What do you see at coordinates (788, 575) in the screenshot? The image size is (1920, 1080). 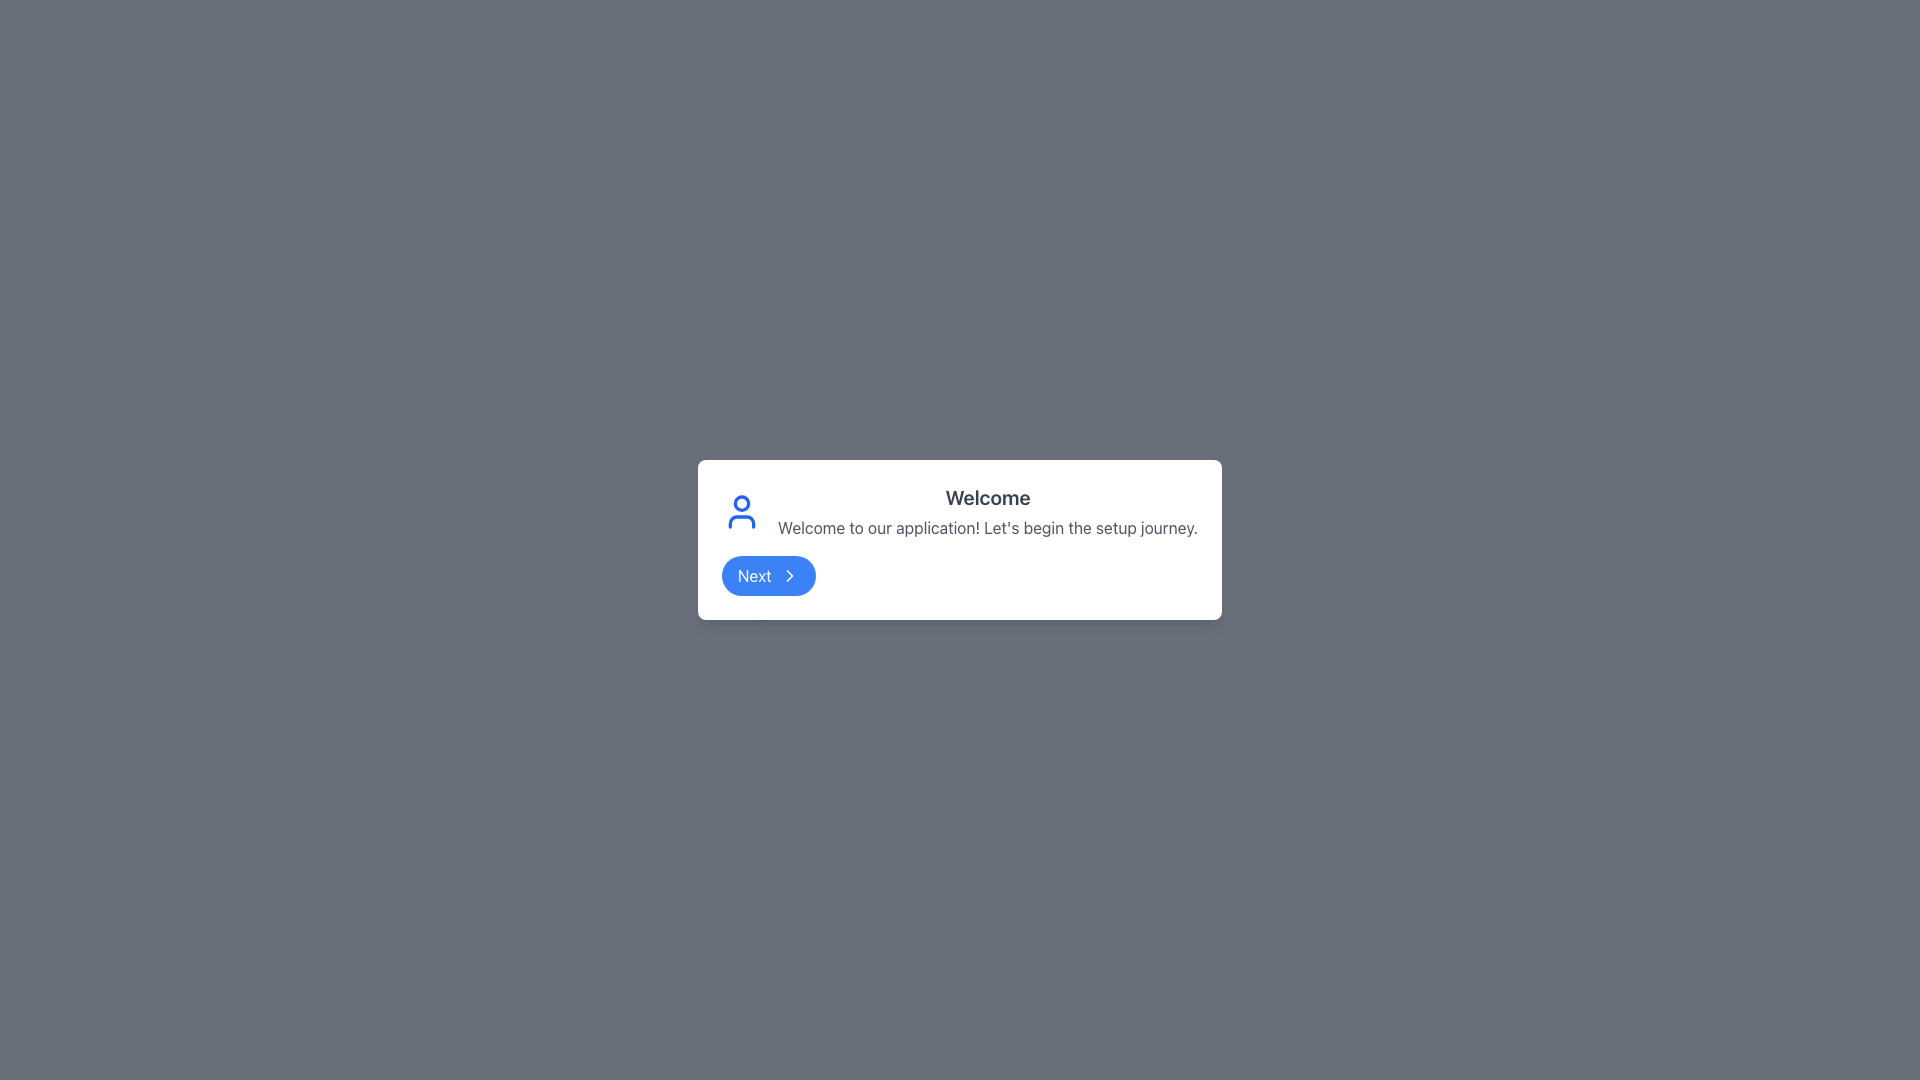 I see `the chevron icon indicating forward navigation next to the 'Next' button, which is located in the lower left portion of a card-style interface` at bounding box center [788, 575].